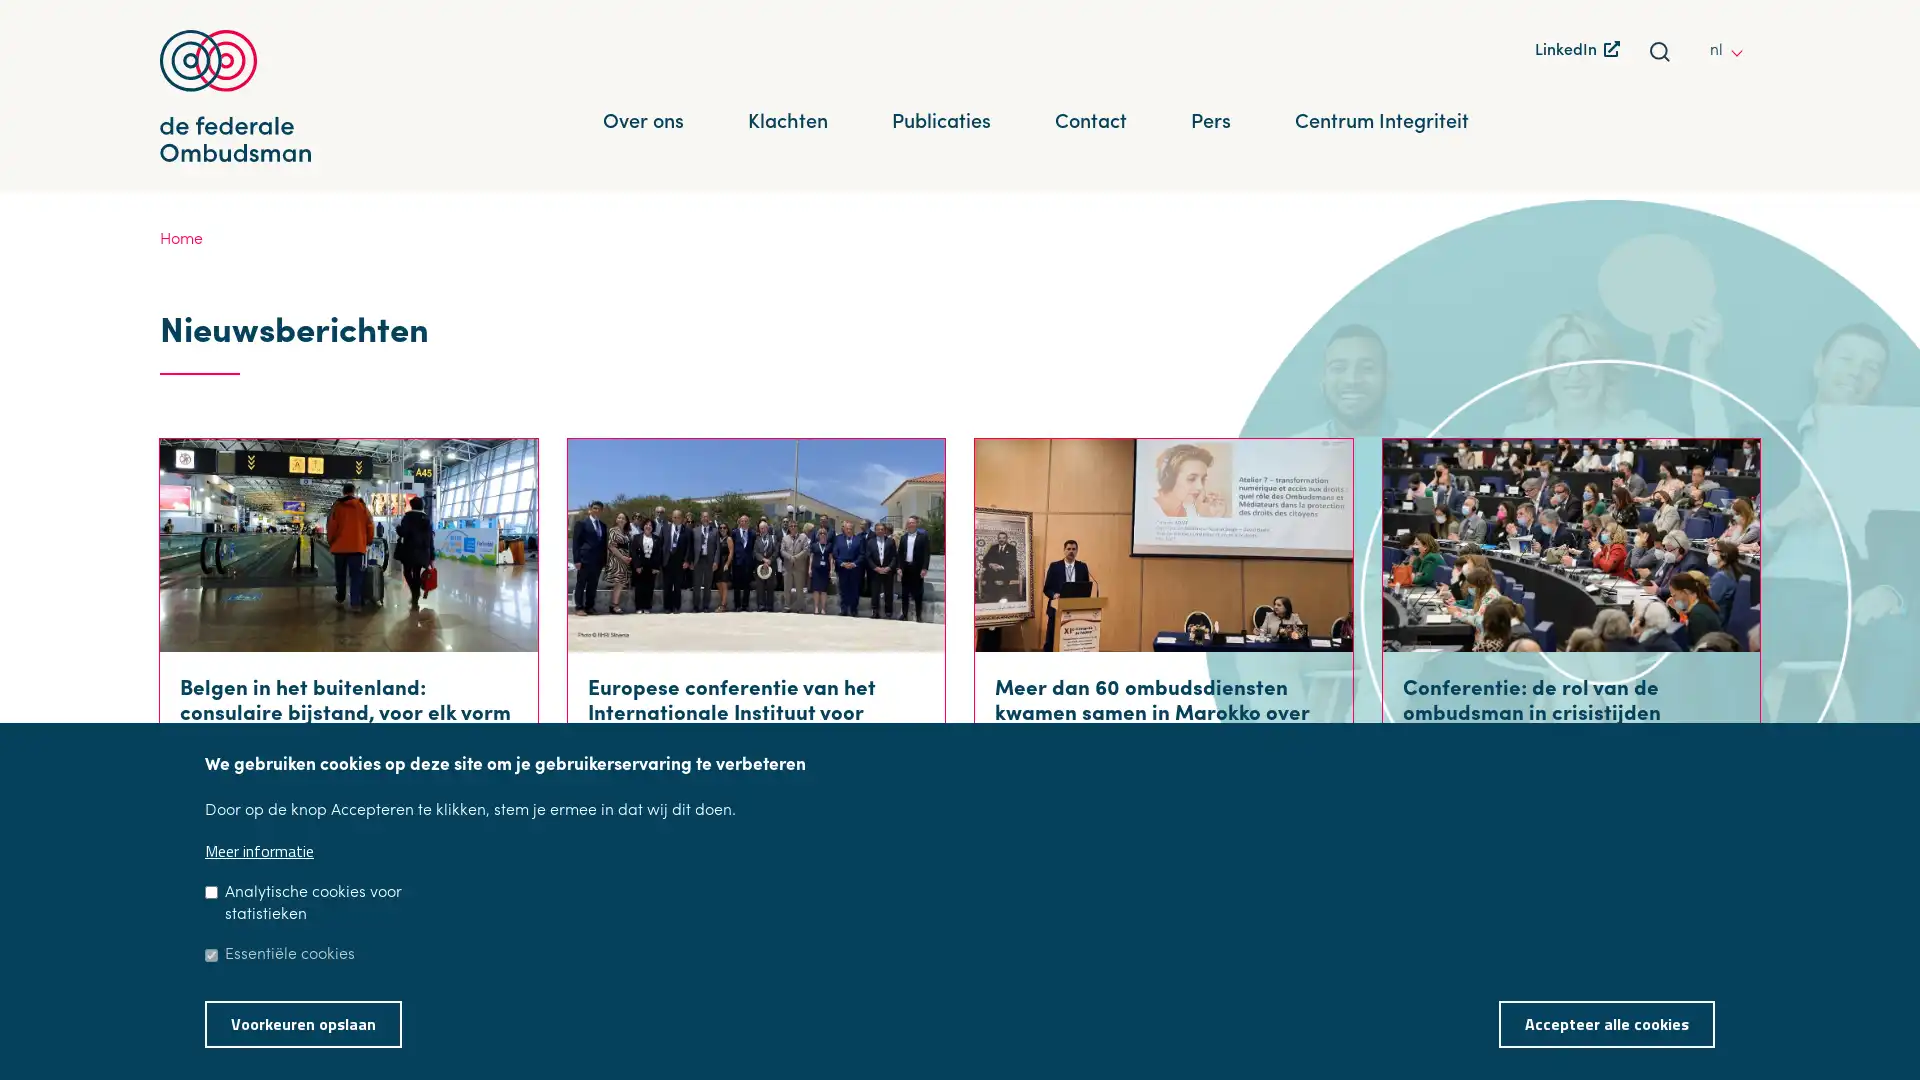 Image resolution: width=1920 pixels, height=1080 pixels. Describe the element at coordinates (1740, 1010) in the screenshot. I see `Toestemming intrekken` at that location.